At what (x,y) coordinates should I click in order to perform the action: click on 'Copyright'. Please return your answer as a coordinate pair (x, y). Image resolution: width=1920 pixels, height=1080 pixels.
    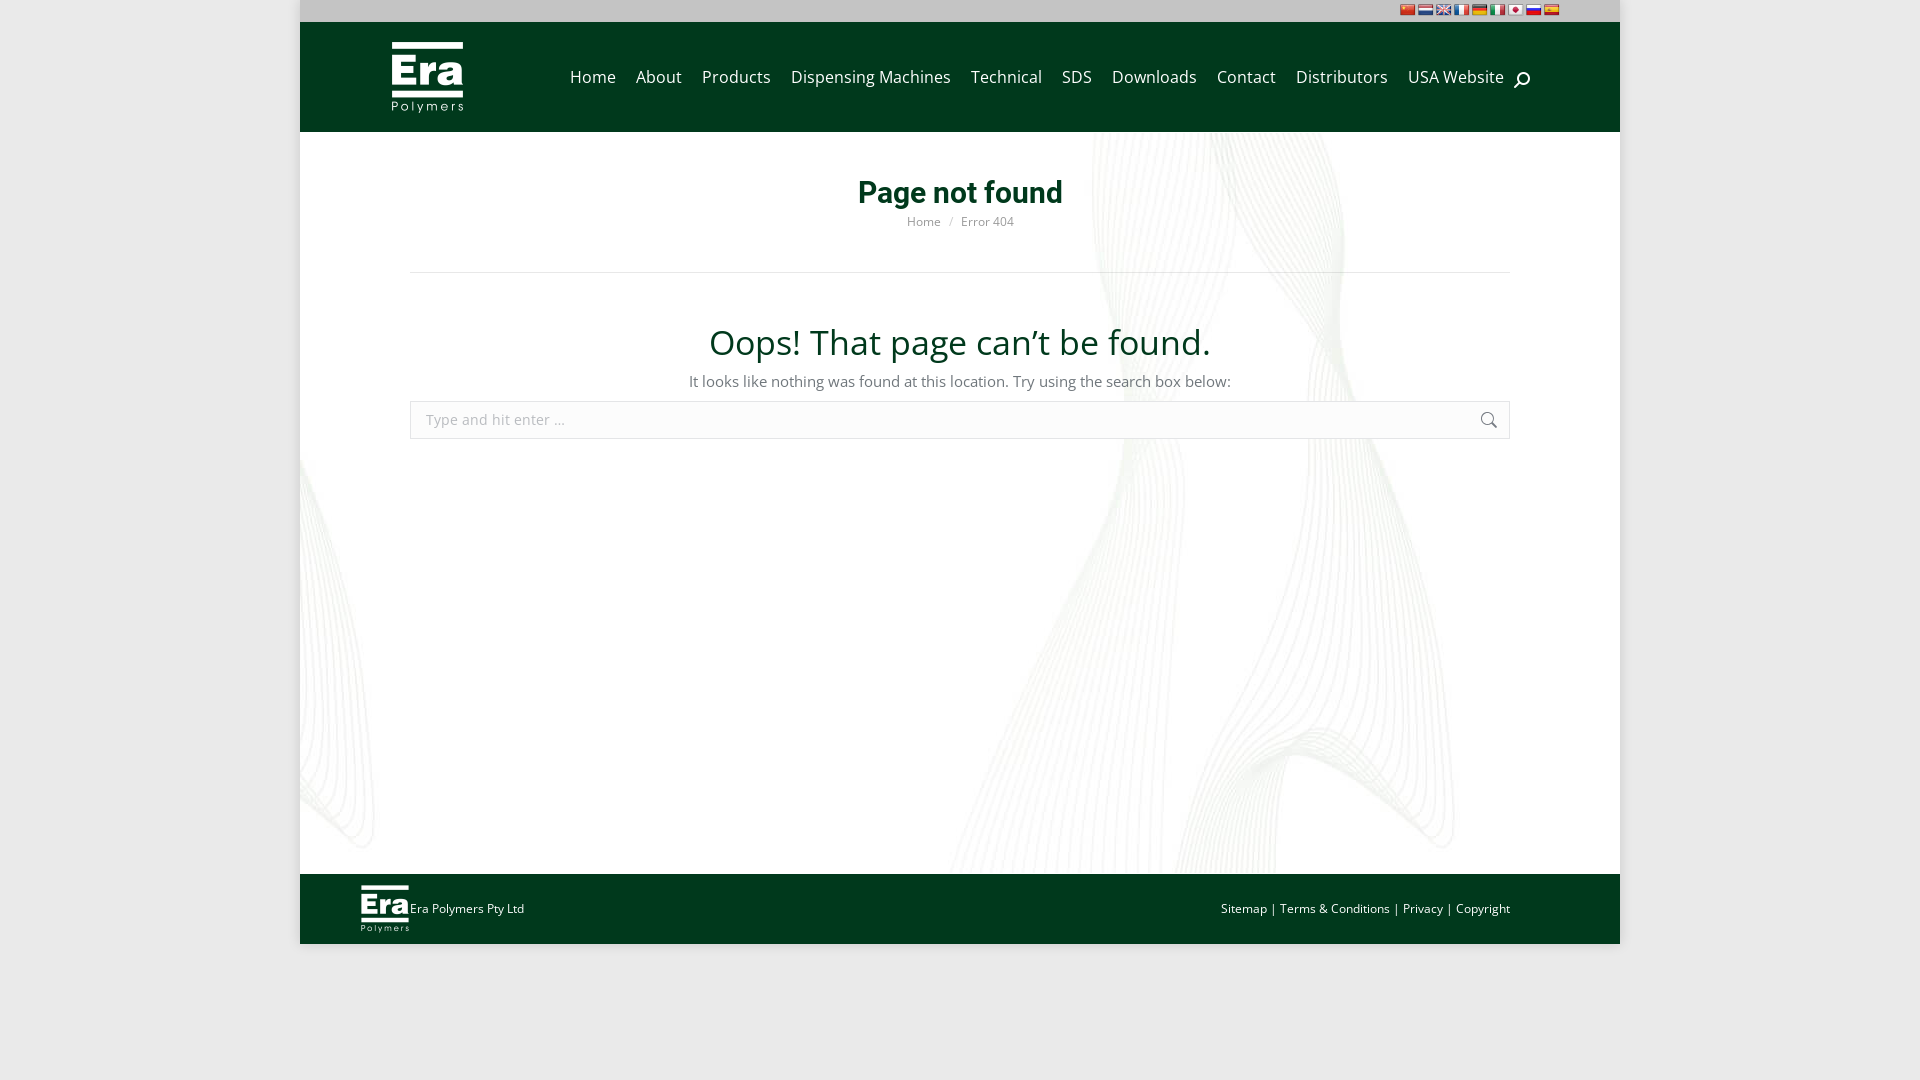
    Looking at the image, I should click on (1483, 908).